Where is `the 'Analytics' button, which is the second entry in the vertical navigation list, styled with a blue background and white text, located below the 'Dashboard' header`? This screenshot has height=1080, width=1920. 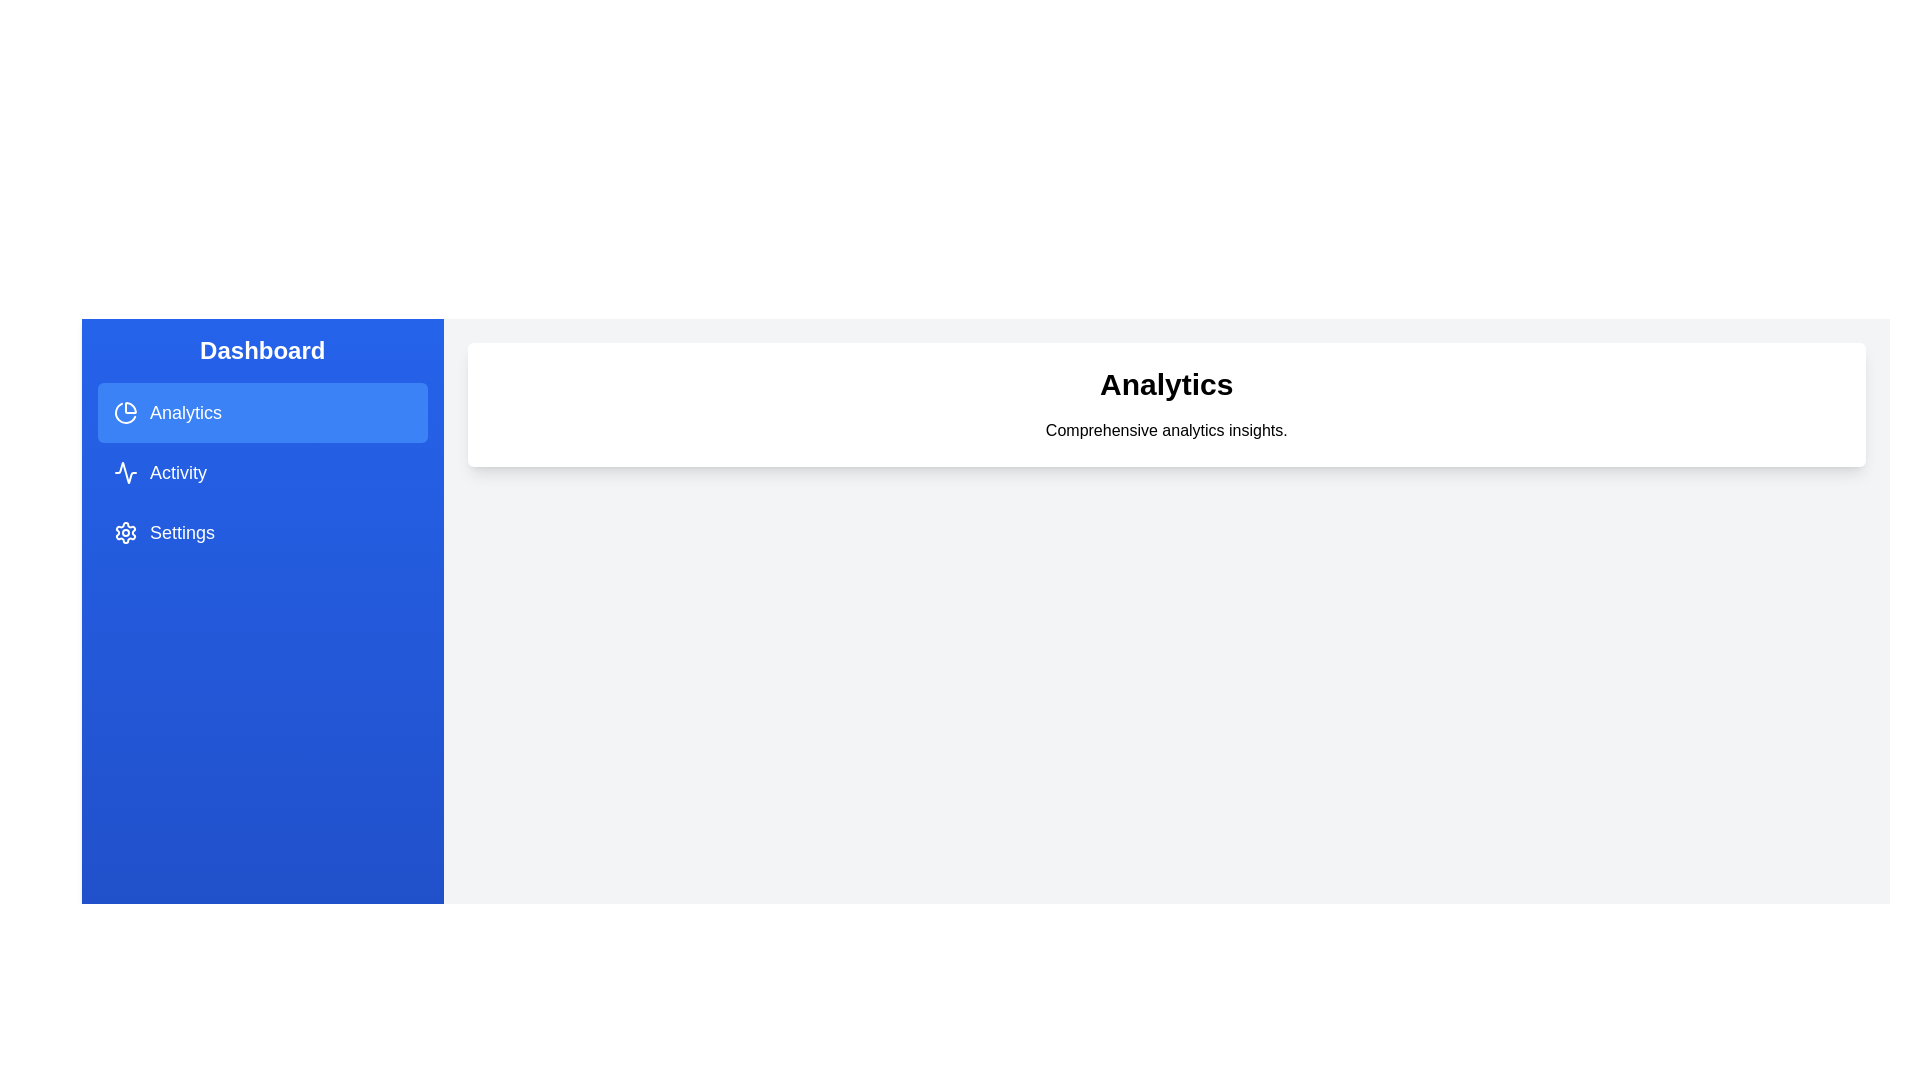
the 'Analytics' button, which is the second entry in the vertical navigation list, styled with a blue background and white text, located below the 'Dashboard' header is located at coordinates (261, 447).